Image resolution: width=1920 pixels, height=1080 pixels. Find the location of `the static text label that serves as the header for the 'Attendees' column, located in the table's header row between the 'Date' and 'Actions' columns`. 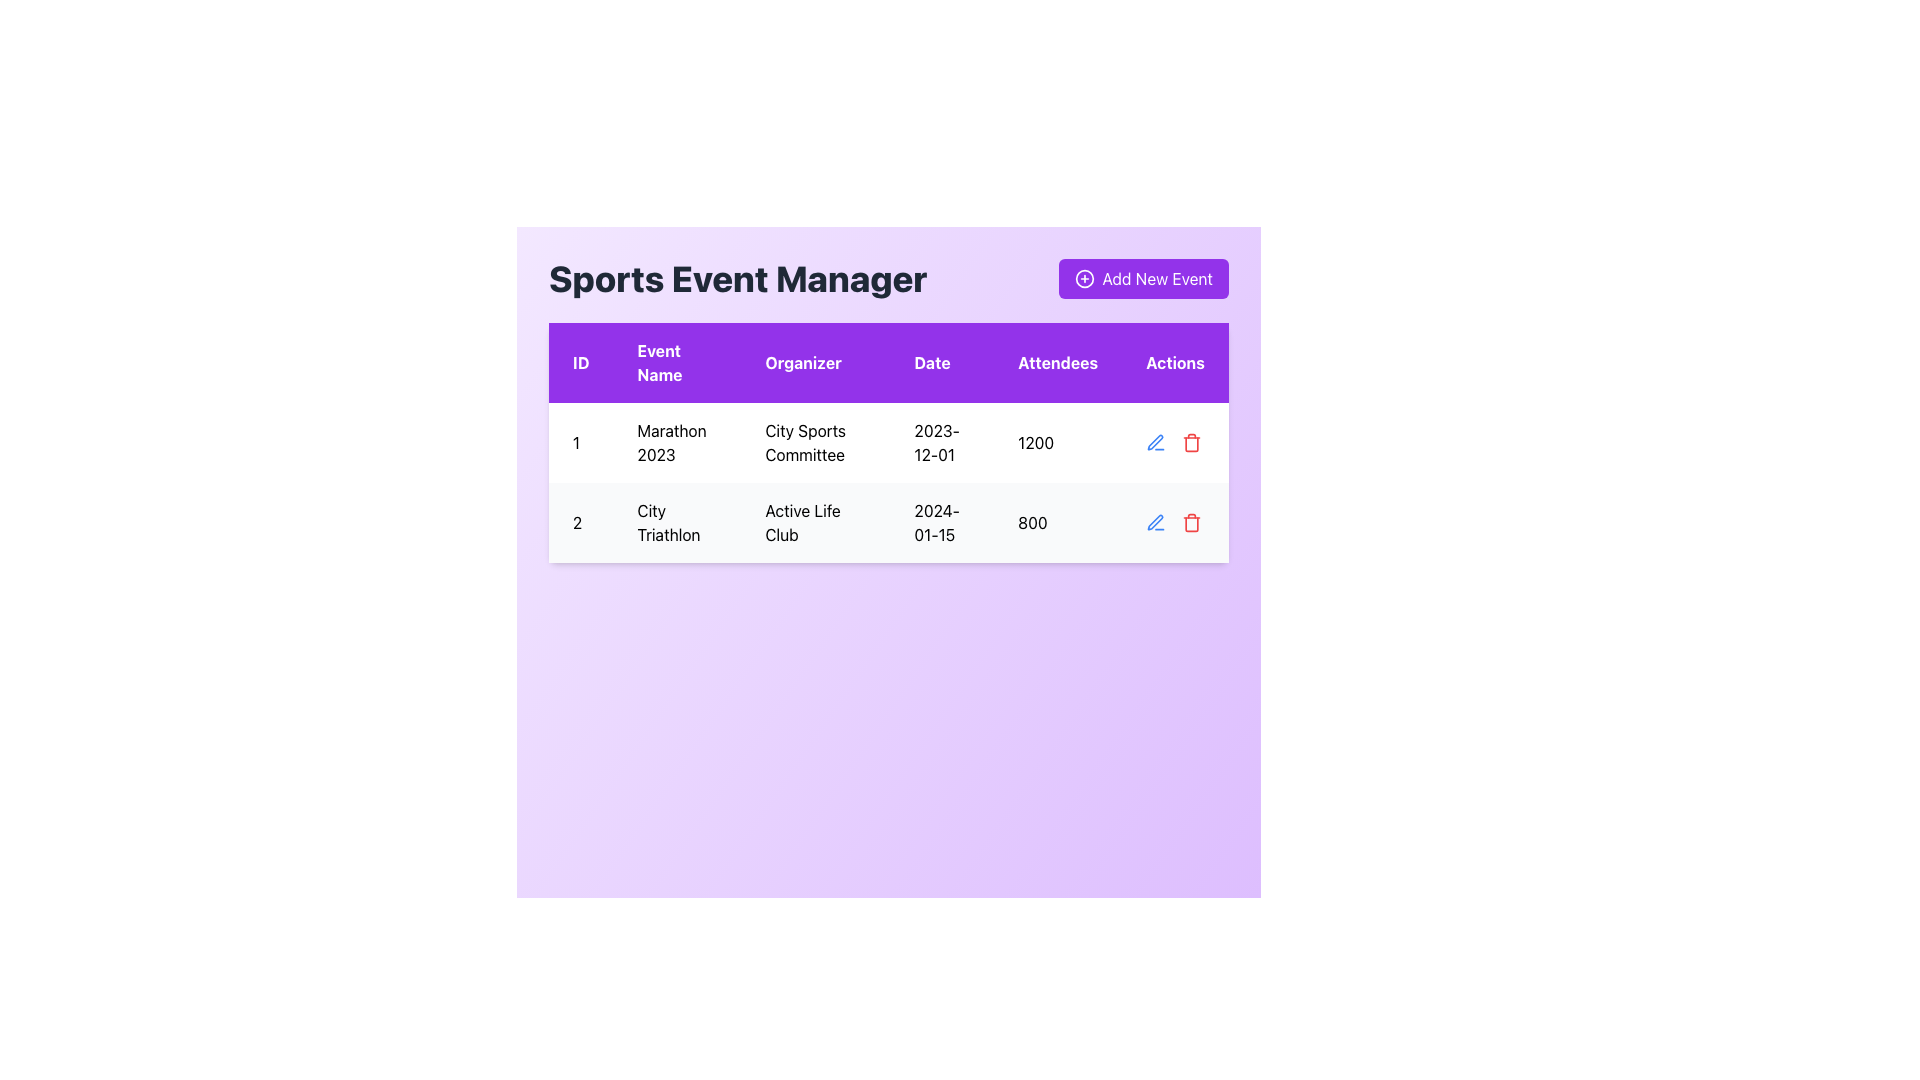

the static text label that serves as the header for the 'Attendees' column, located in the table's header row between the 'Date' and 'Actions' columns is located at coordinates (1057, 362).